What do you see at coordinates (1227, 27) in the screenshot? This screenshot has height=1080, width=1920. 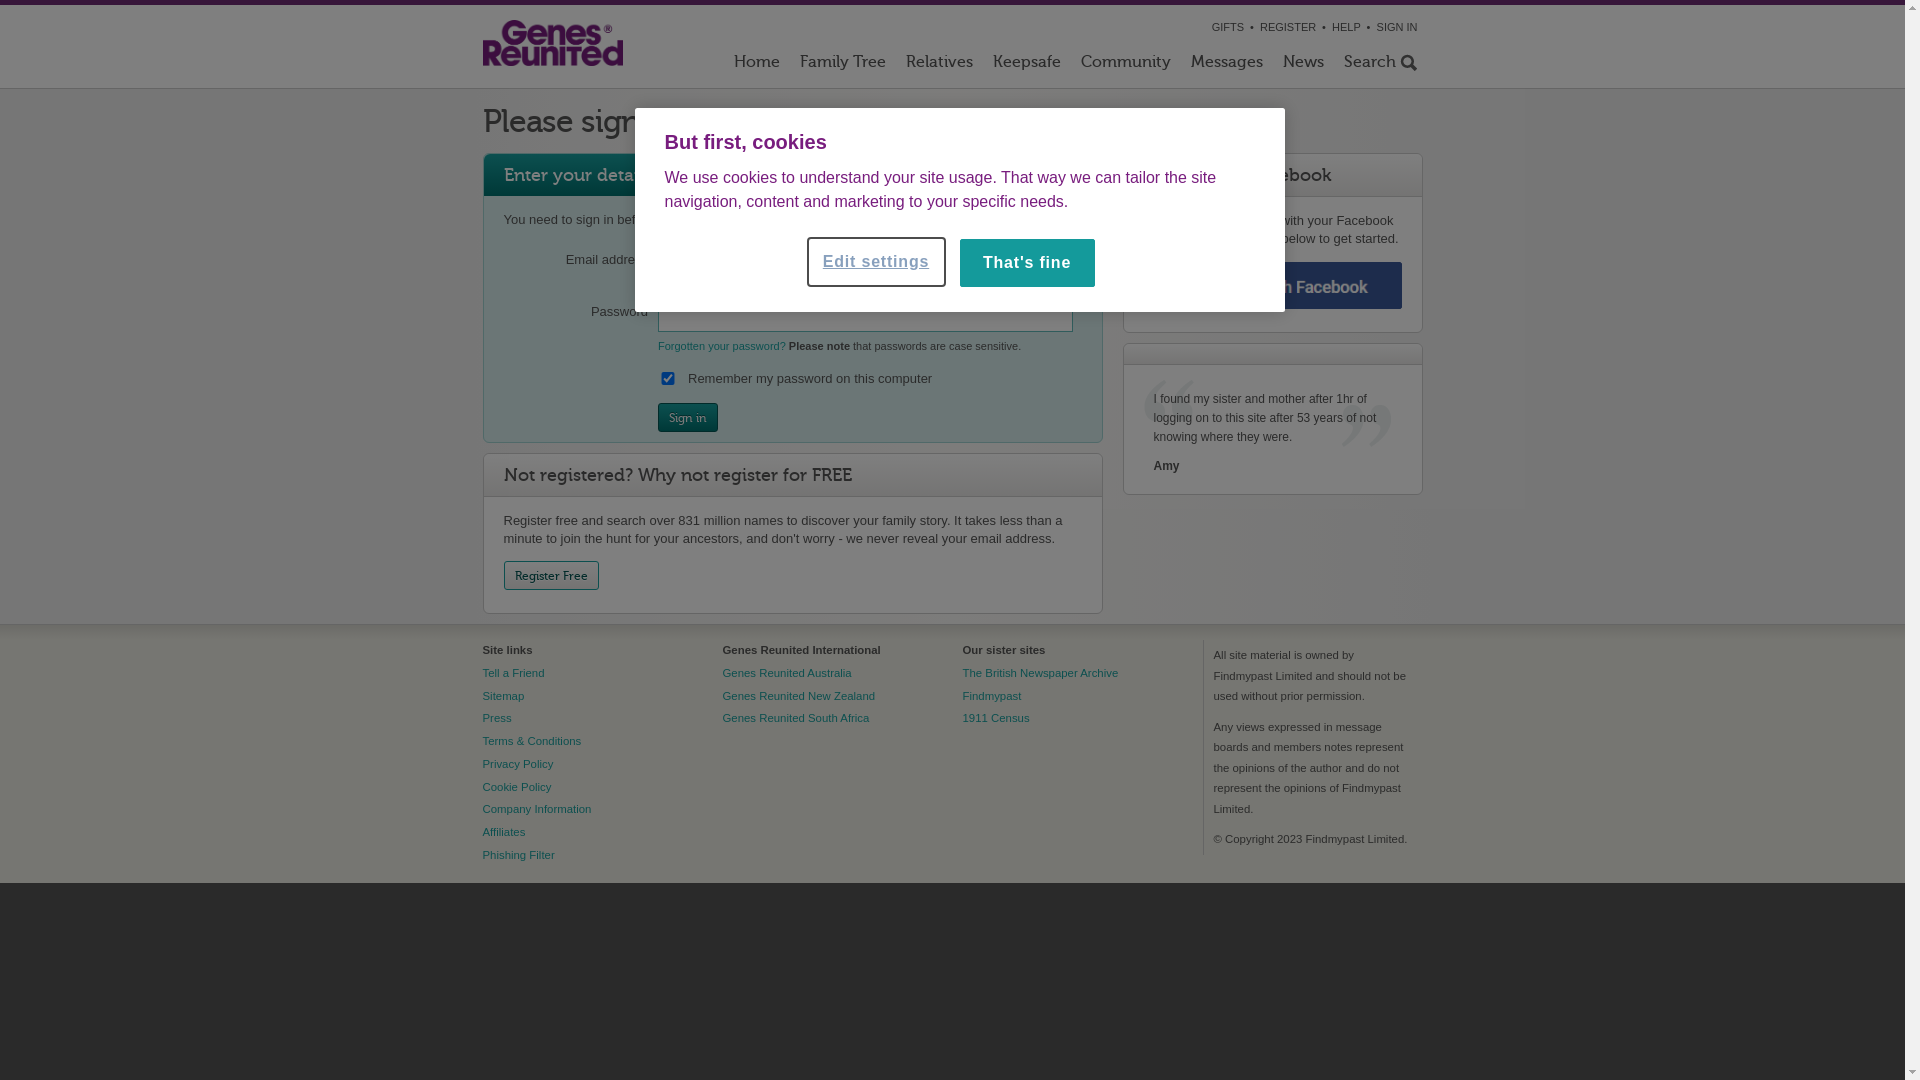 I see `'GIFTS'` at bounding box center [1227, 27].